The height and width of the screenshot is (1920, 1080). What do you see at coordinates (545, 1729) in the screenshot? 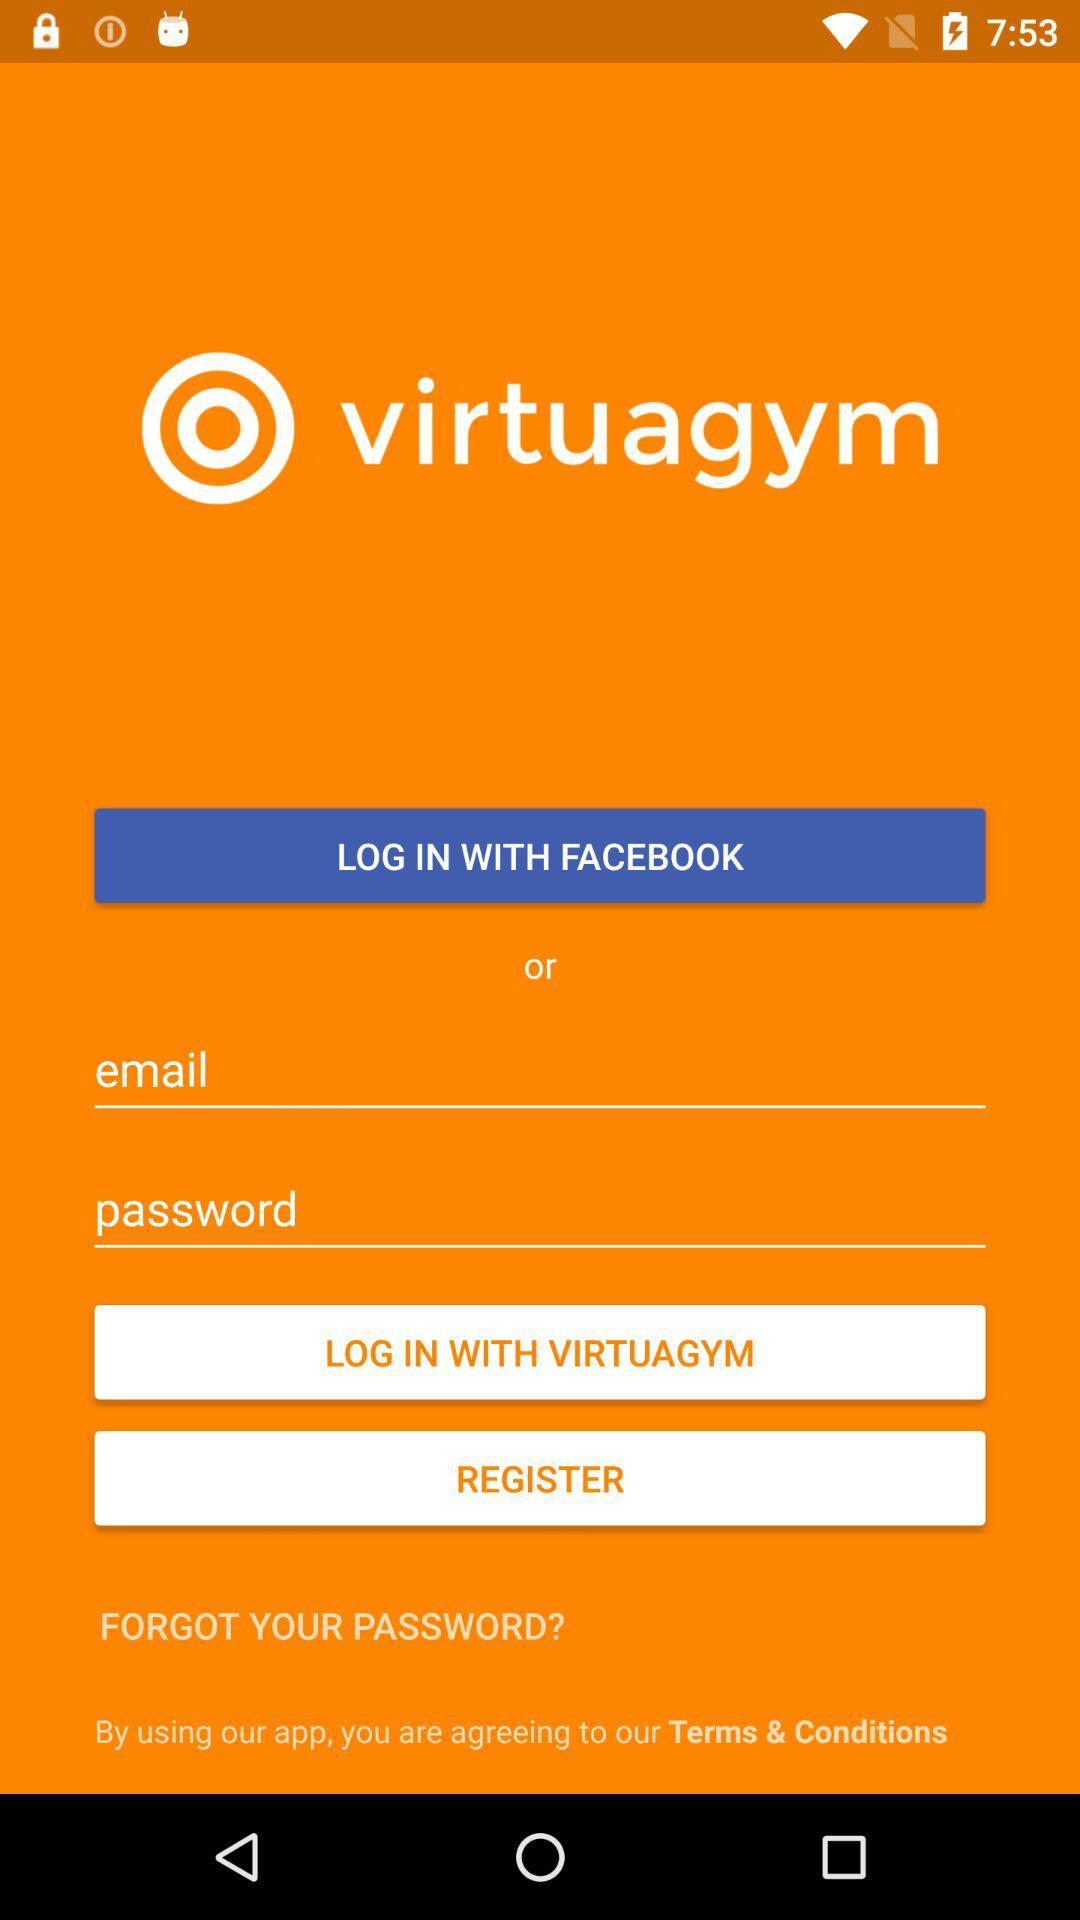
I see `by using our icon` at bounding box center [545, 1729].